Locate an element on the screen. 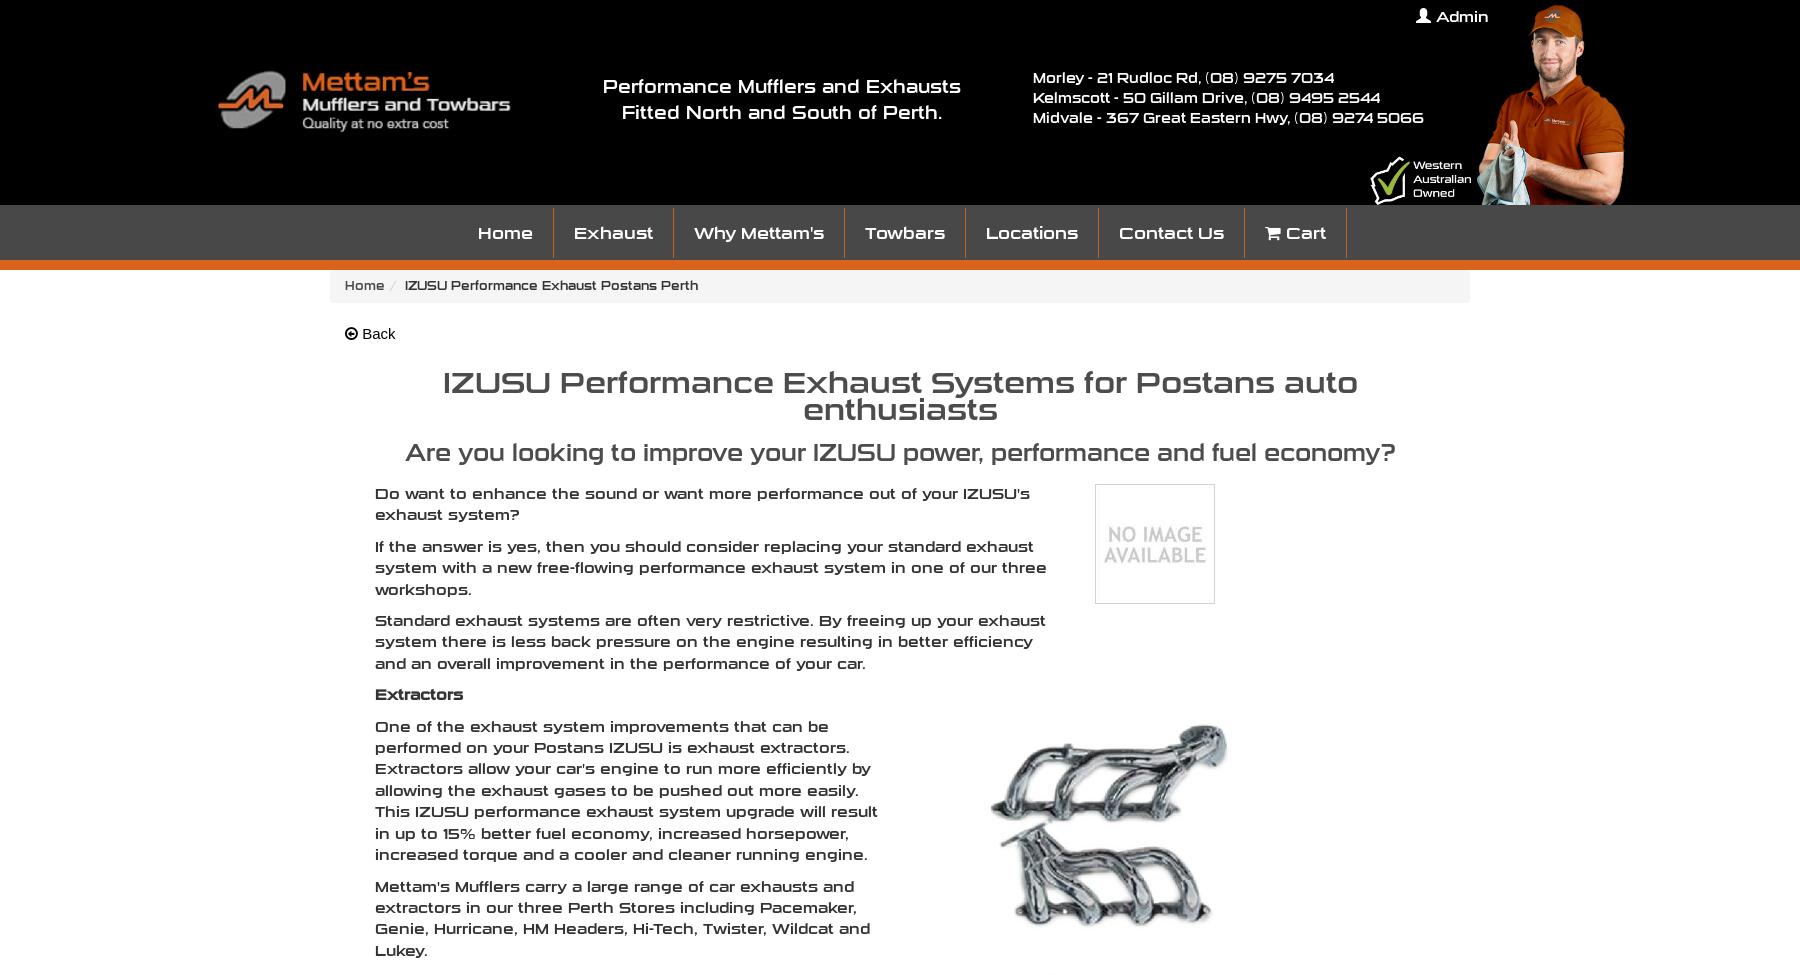  'If the answer is yes, then you should consider replacing your standard exhaust system with a new free-flowing performance exhaust system in one of our three workshops.' is located at coordinates (710, 566).